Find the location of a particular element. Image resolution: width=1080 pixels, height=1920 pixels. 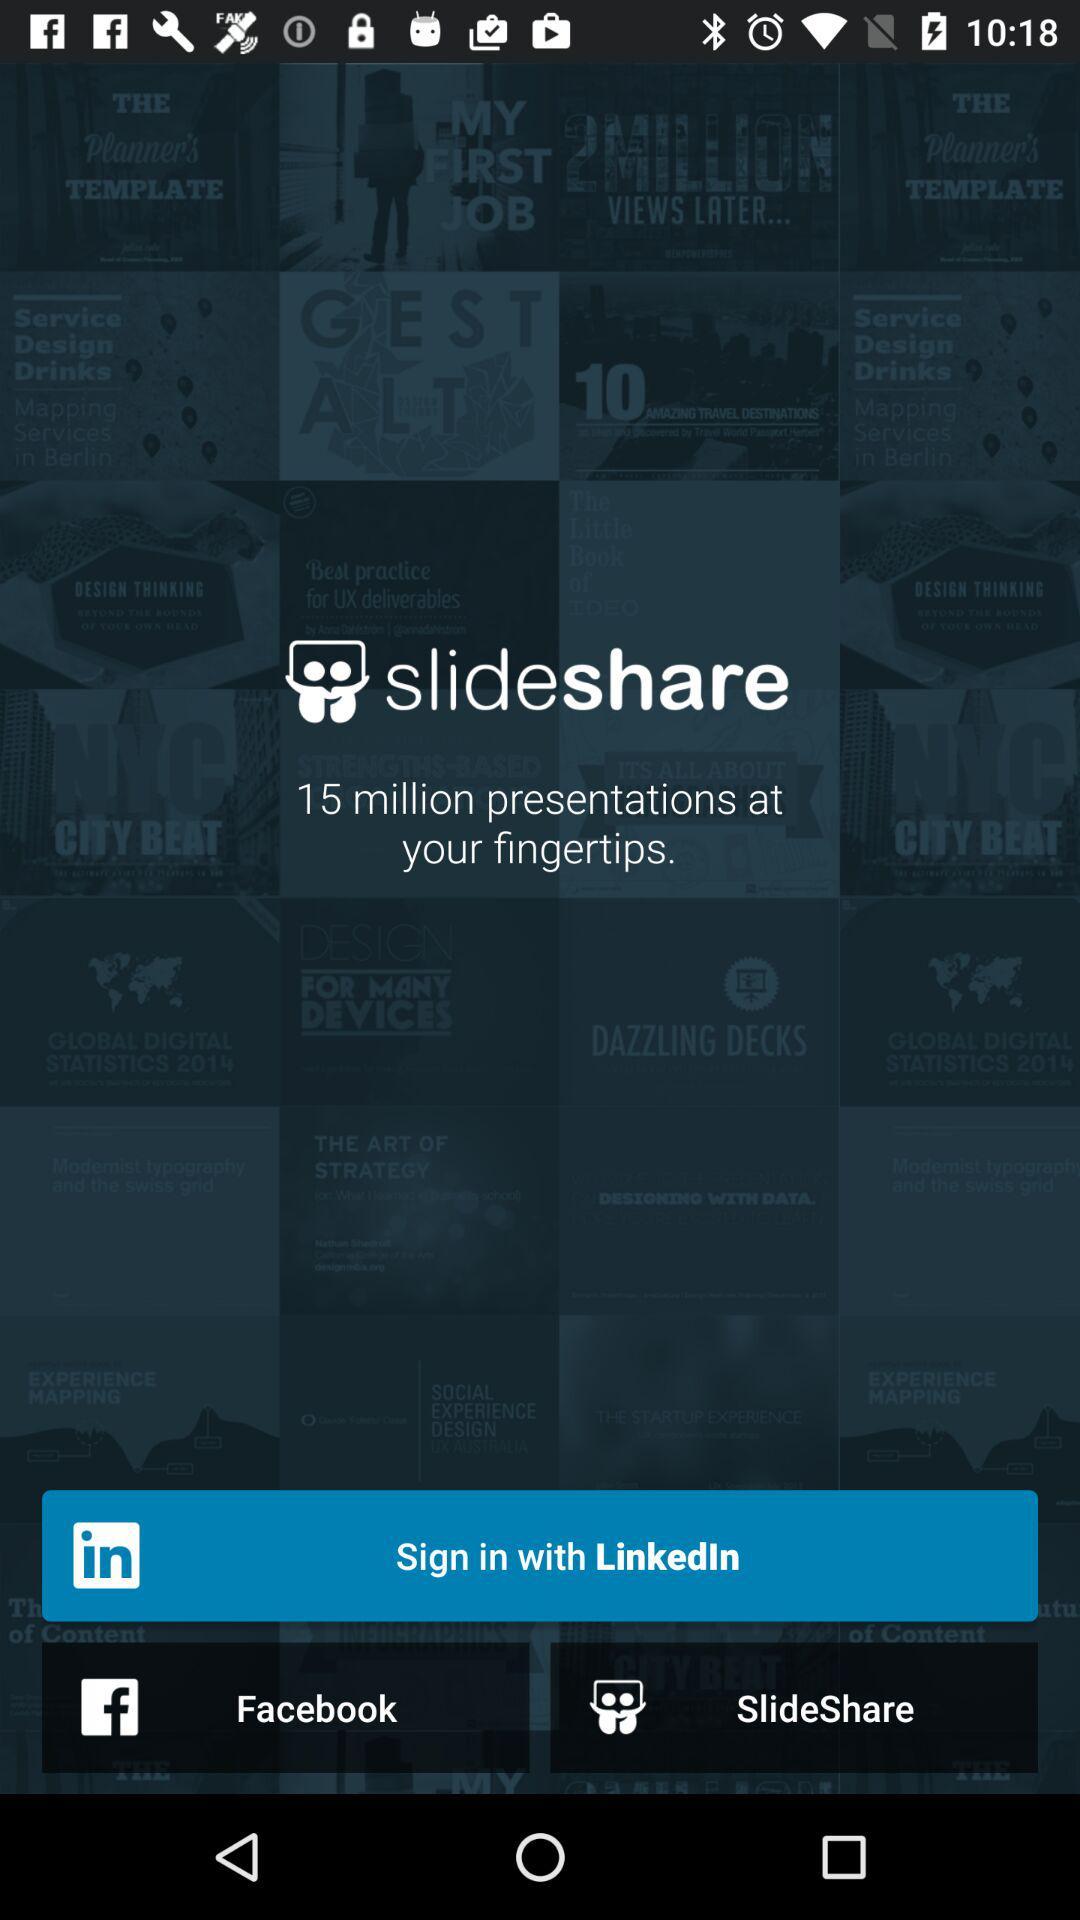

icon below 15 million presentations icon is located at coordinates (540, 1554).